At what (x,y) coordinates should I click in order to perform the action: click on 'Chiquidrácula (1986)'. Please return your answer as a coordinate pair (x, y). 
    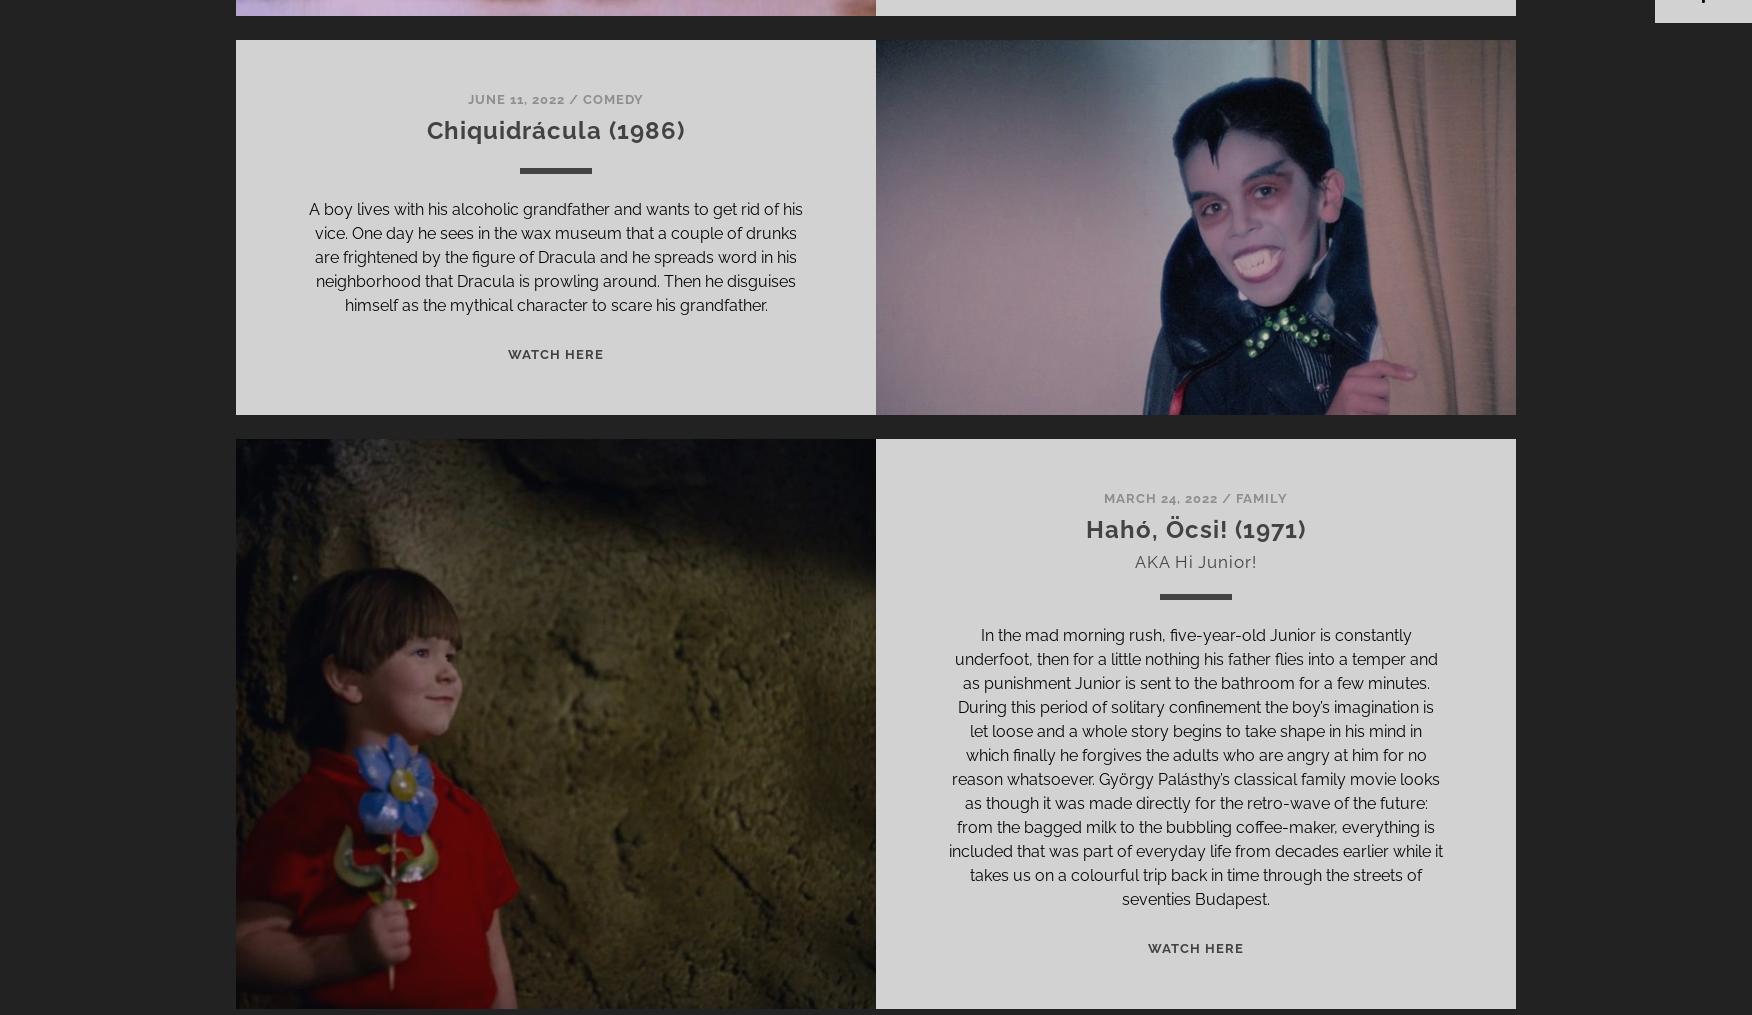
    Looking at the image, I should click on (554, 130).